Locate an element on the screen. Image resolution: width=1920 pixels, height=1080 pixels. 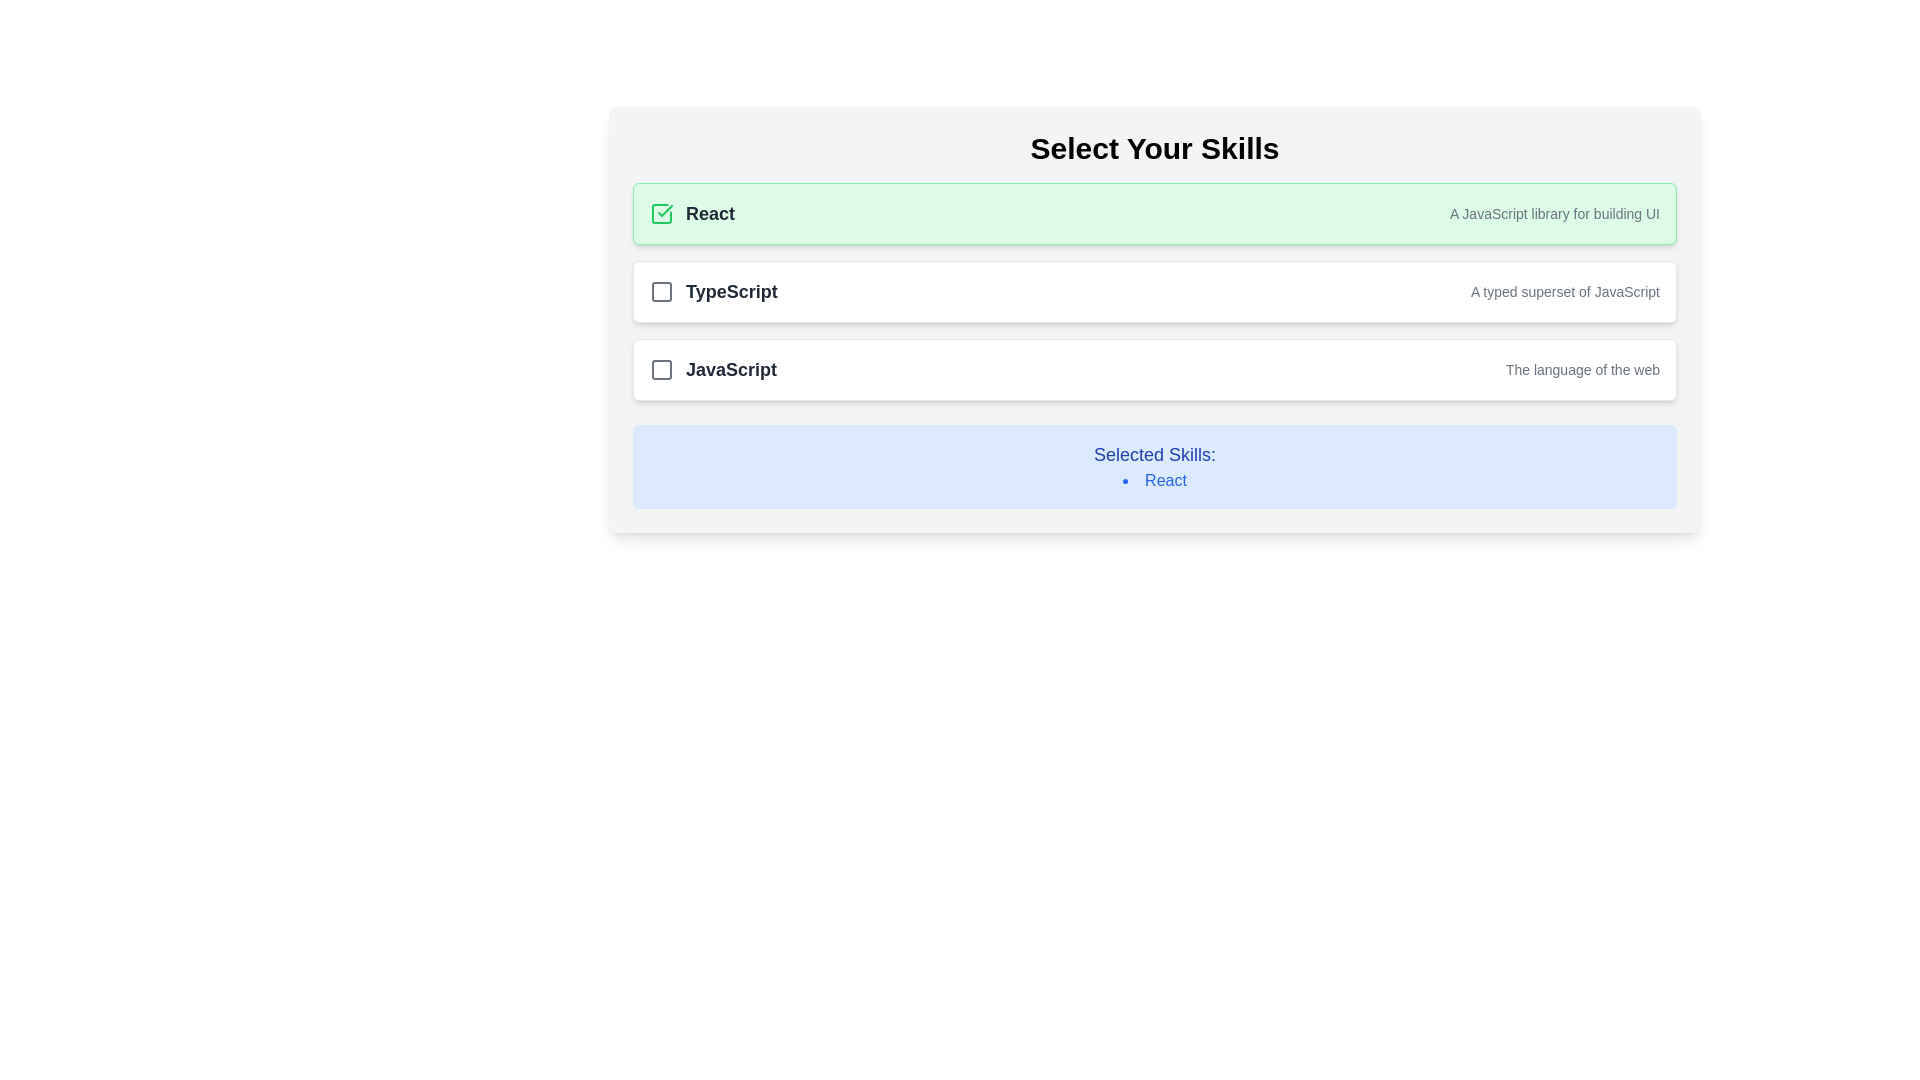
the text label displaying 'A typed superset of JavaScript' in gray font, located on the right side of the 'TypeScript' card is located at coordinates (1564, 292).